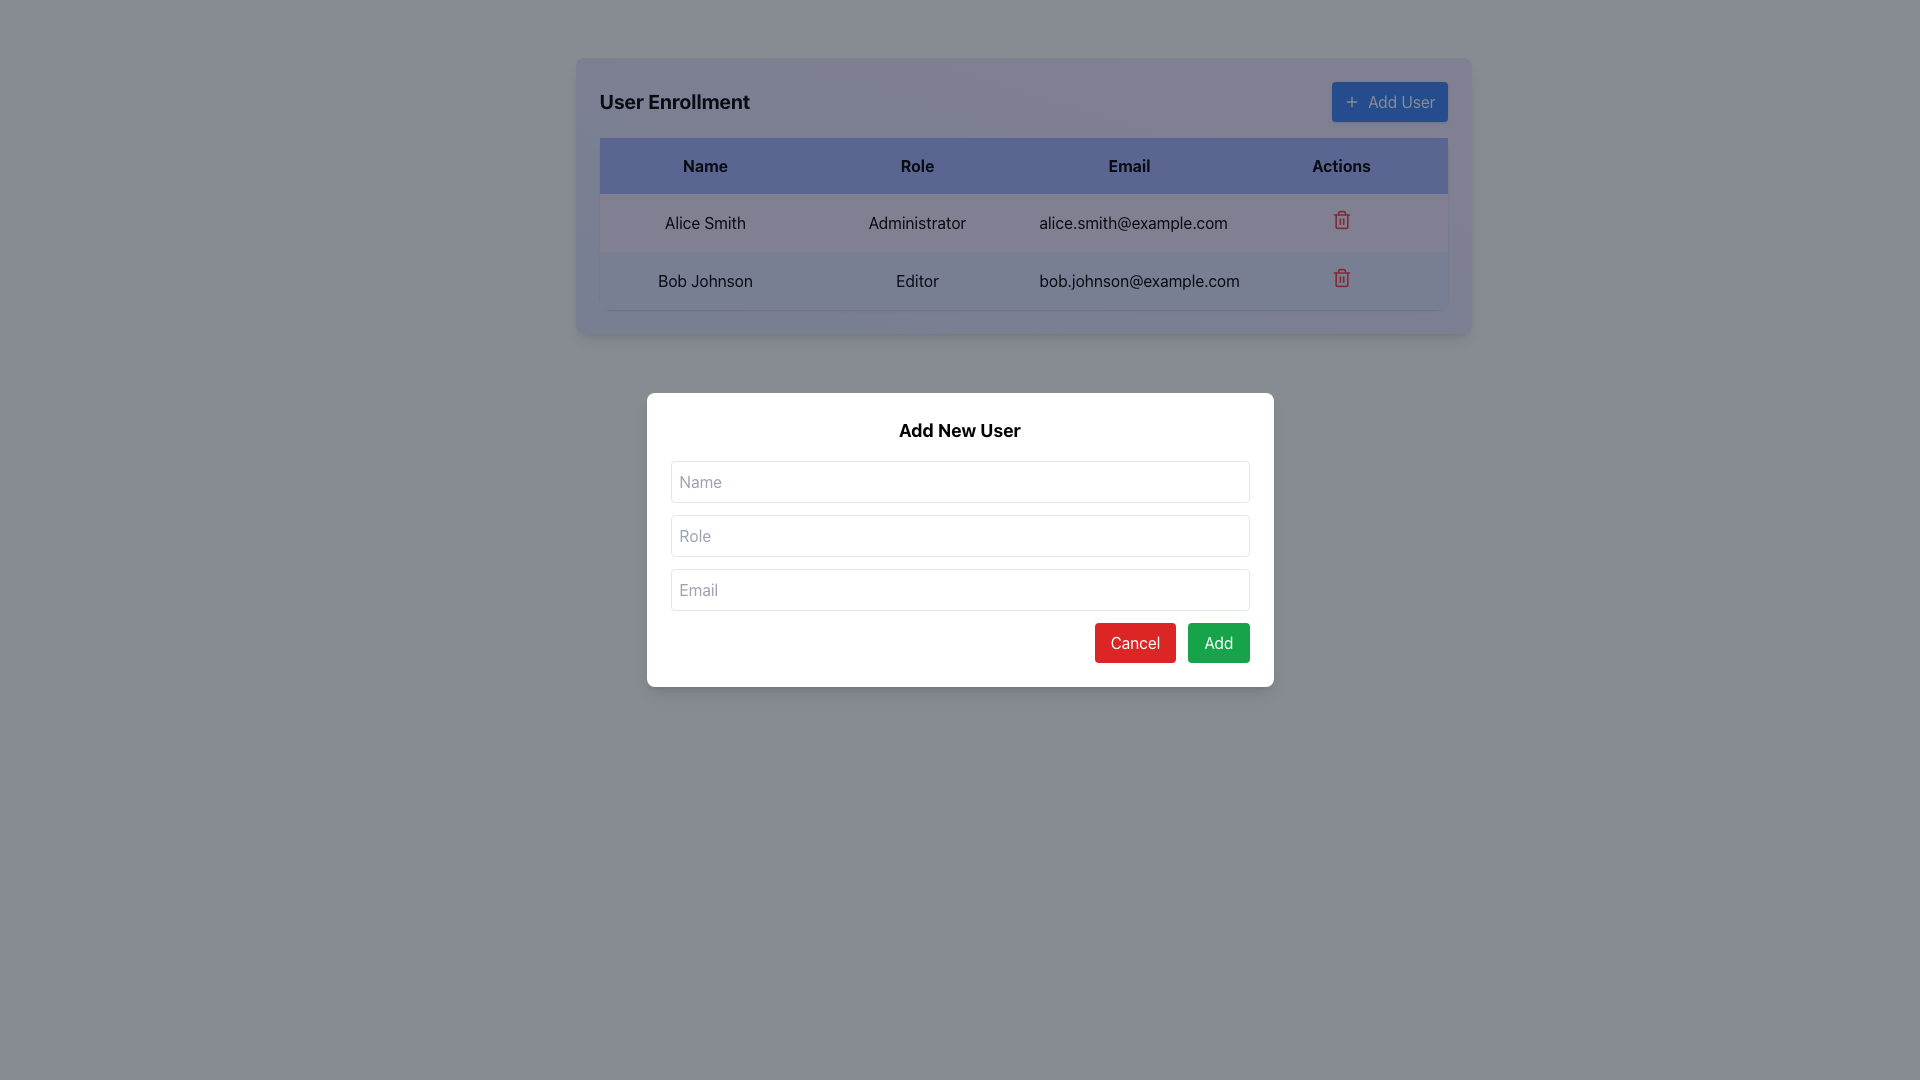  What do you see at coordinates (916, 281) in the screenshot?
I see `the Text Label indicating the role of the user for 'Bob Johnson' located in the 'Role' column of the second row of the user table` at bounding box center [916, 281].